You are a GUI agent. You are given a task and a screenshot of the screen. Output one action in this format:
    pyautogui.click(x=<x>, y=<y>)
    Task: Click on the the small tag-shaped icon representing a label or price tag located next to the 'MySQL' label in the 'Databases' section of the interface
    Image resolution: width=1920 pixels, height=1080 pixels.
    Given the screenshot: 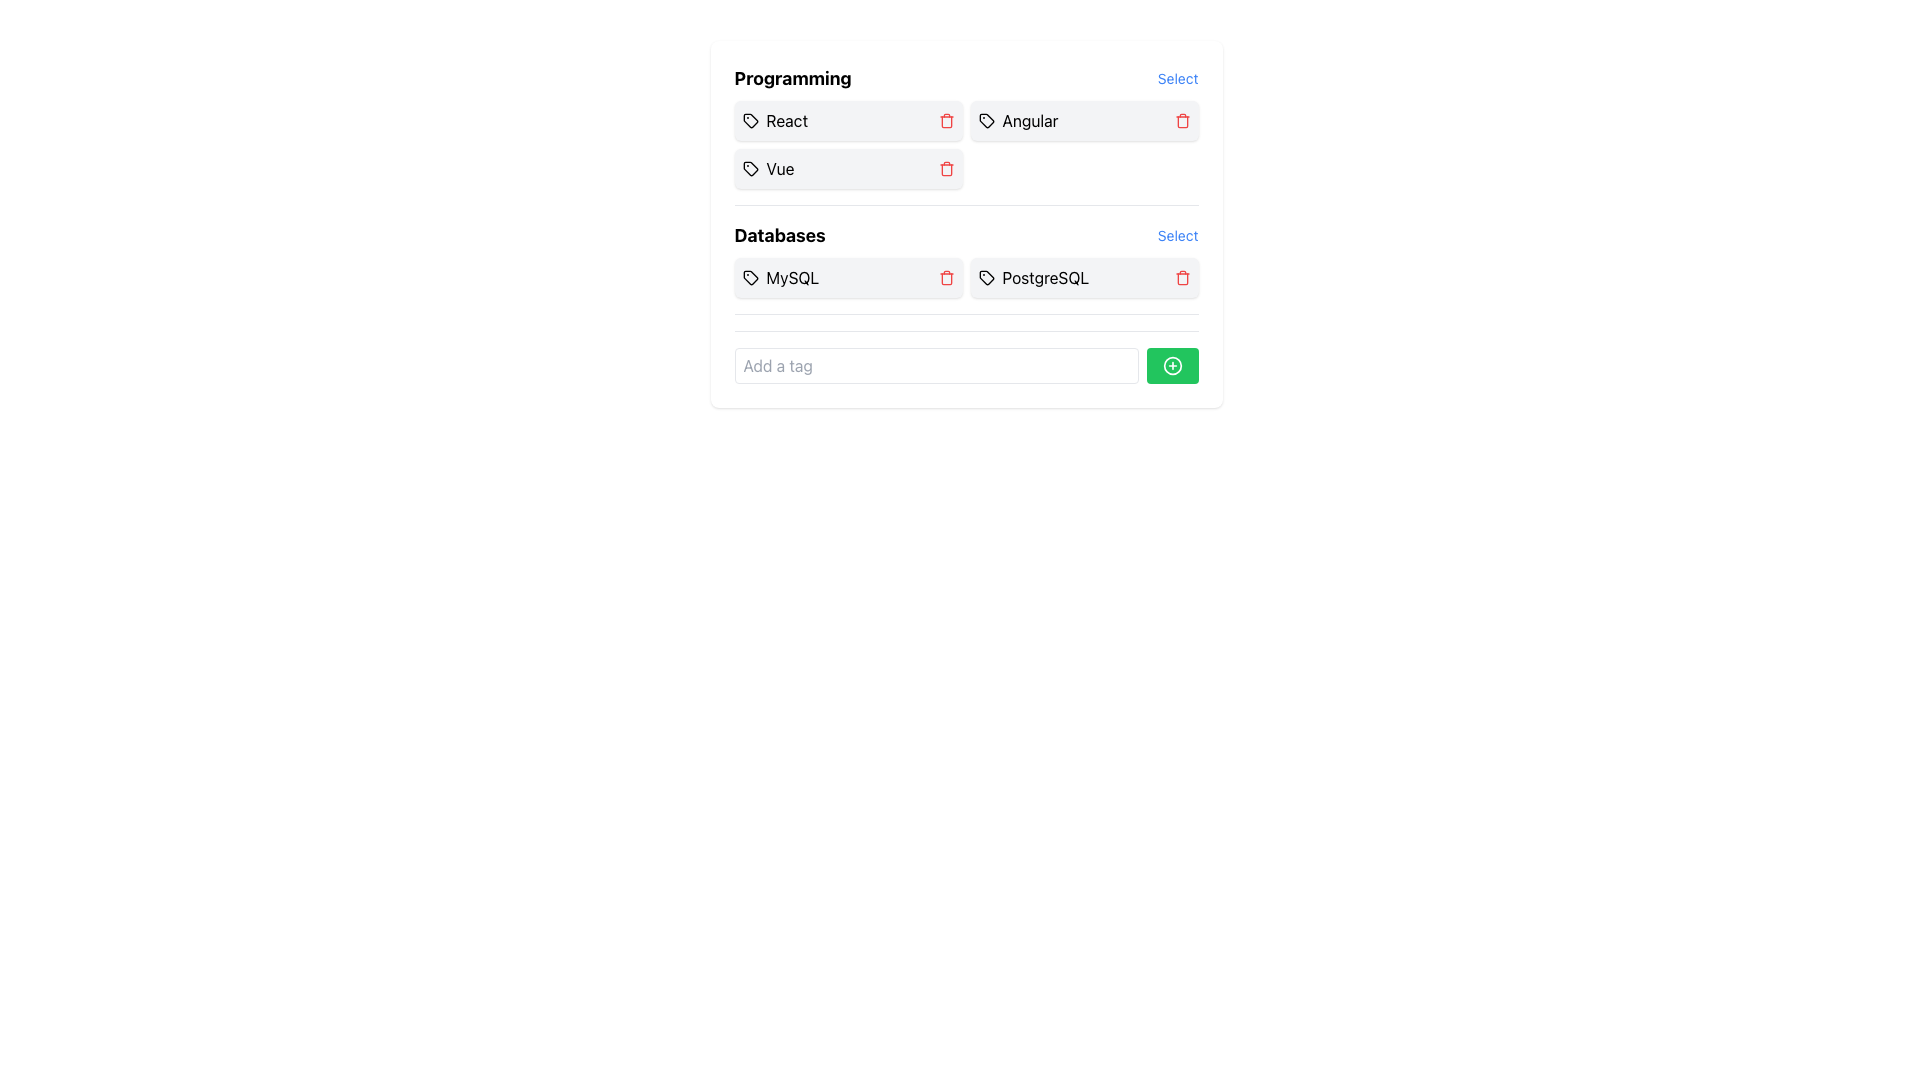 What is the action you would take?
    pyautogui.click(x=749, y=277)
    